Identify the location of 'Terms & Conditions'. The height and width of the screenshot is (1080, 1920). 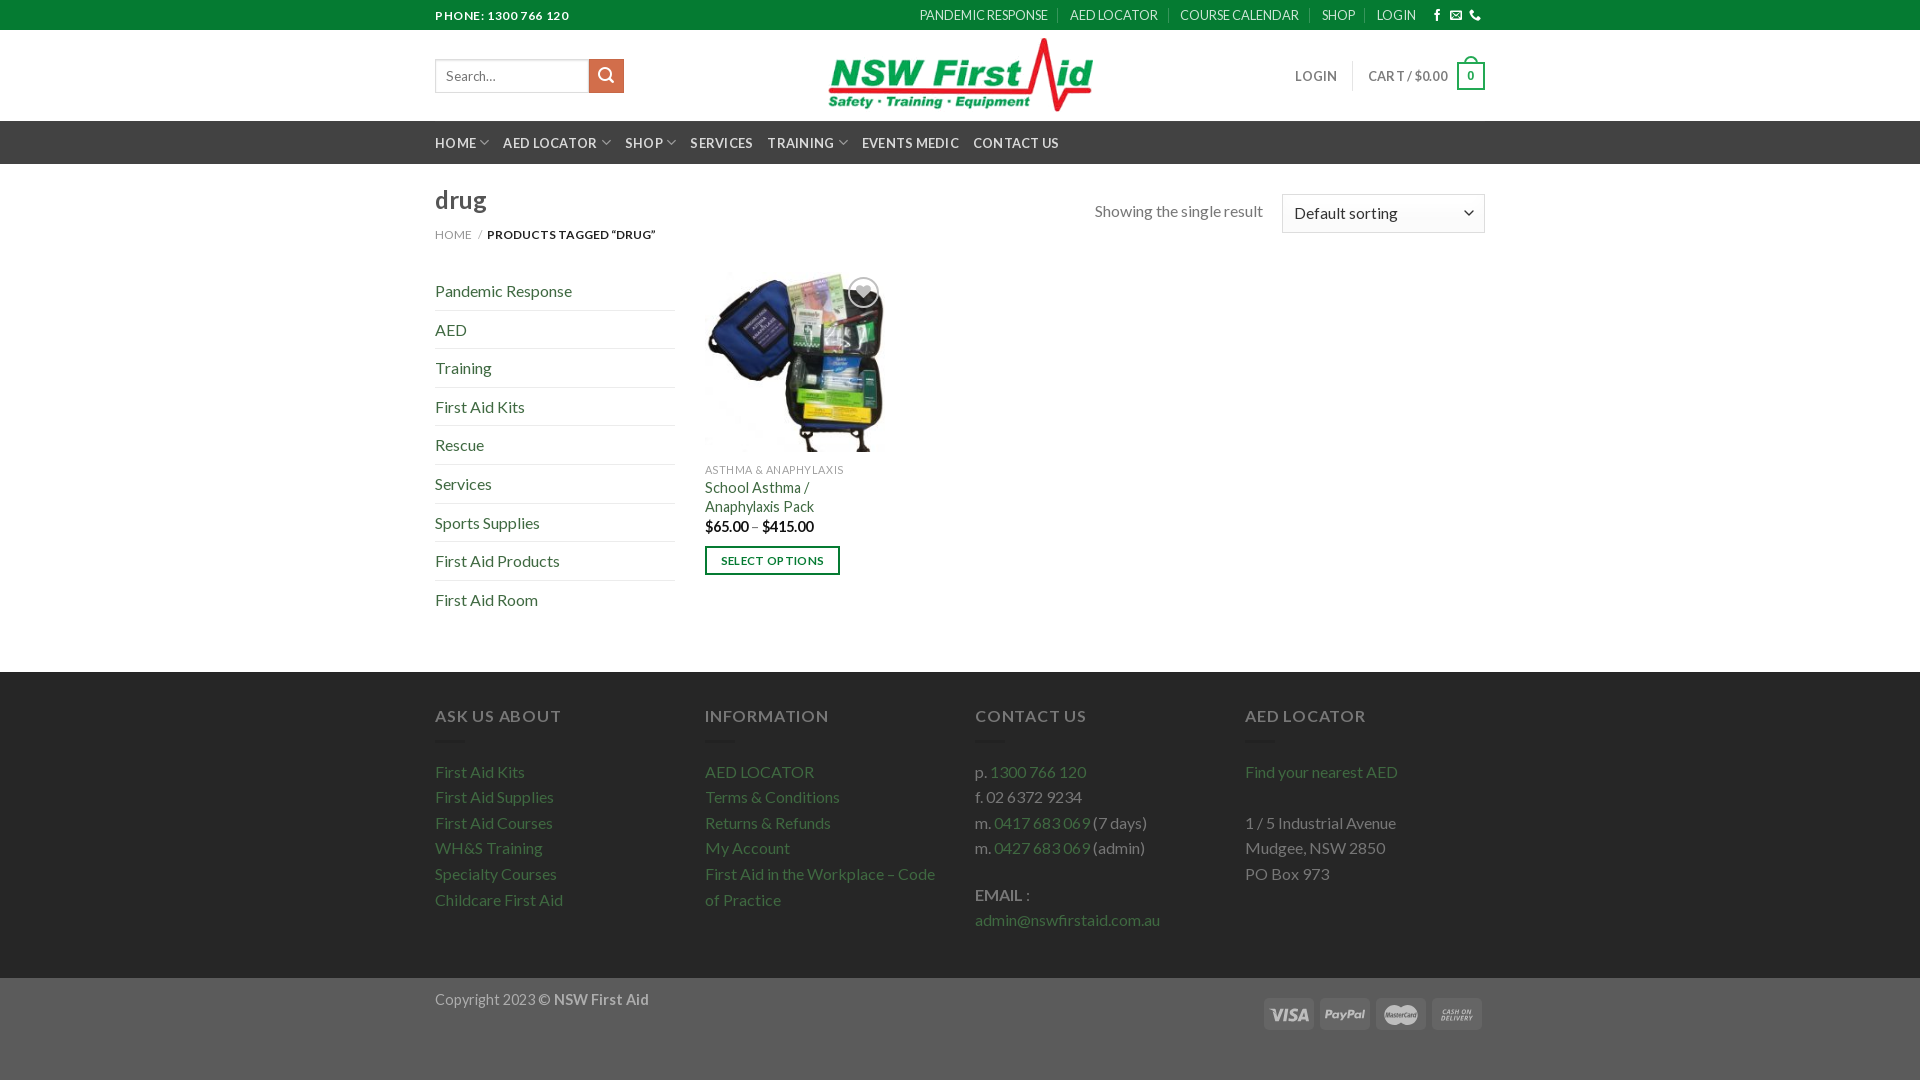
(771, 795).